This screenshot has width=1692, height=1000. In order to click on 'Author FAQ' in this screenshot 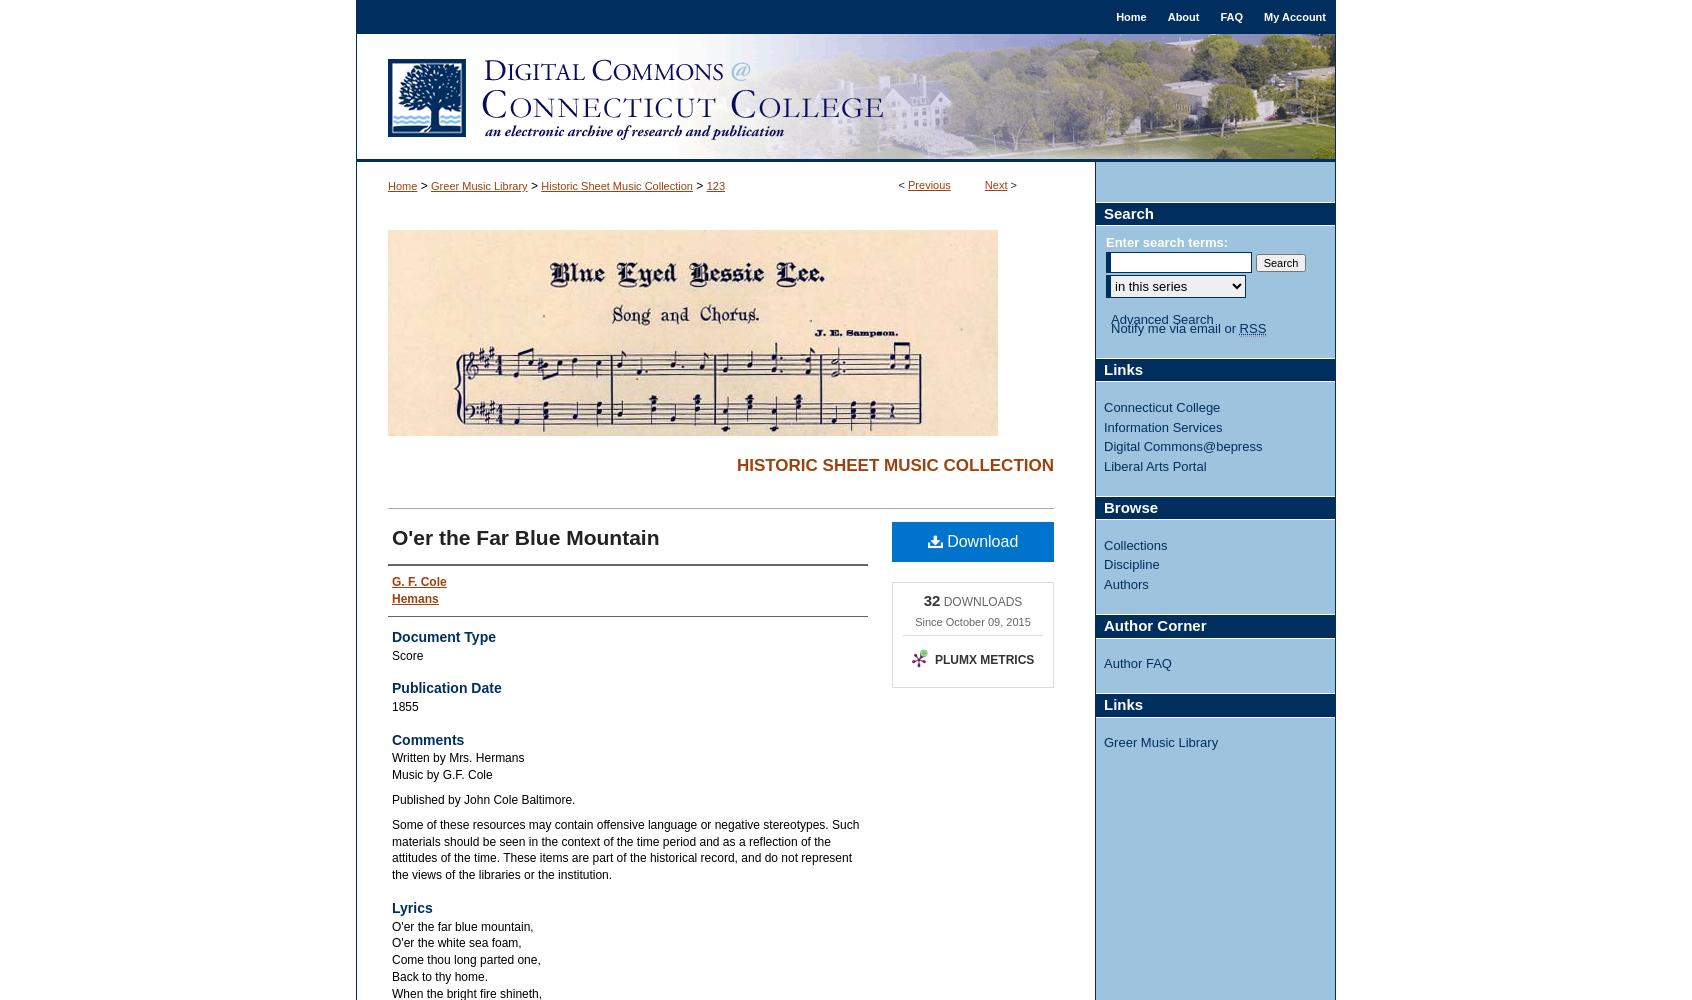, I will do `click(1136, 663)`.